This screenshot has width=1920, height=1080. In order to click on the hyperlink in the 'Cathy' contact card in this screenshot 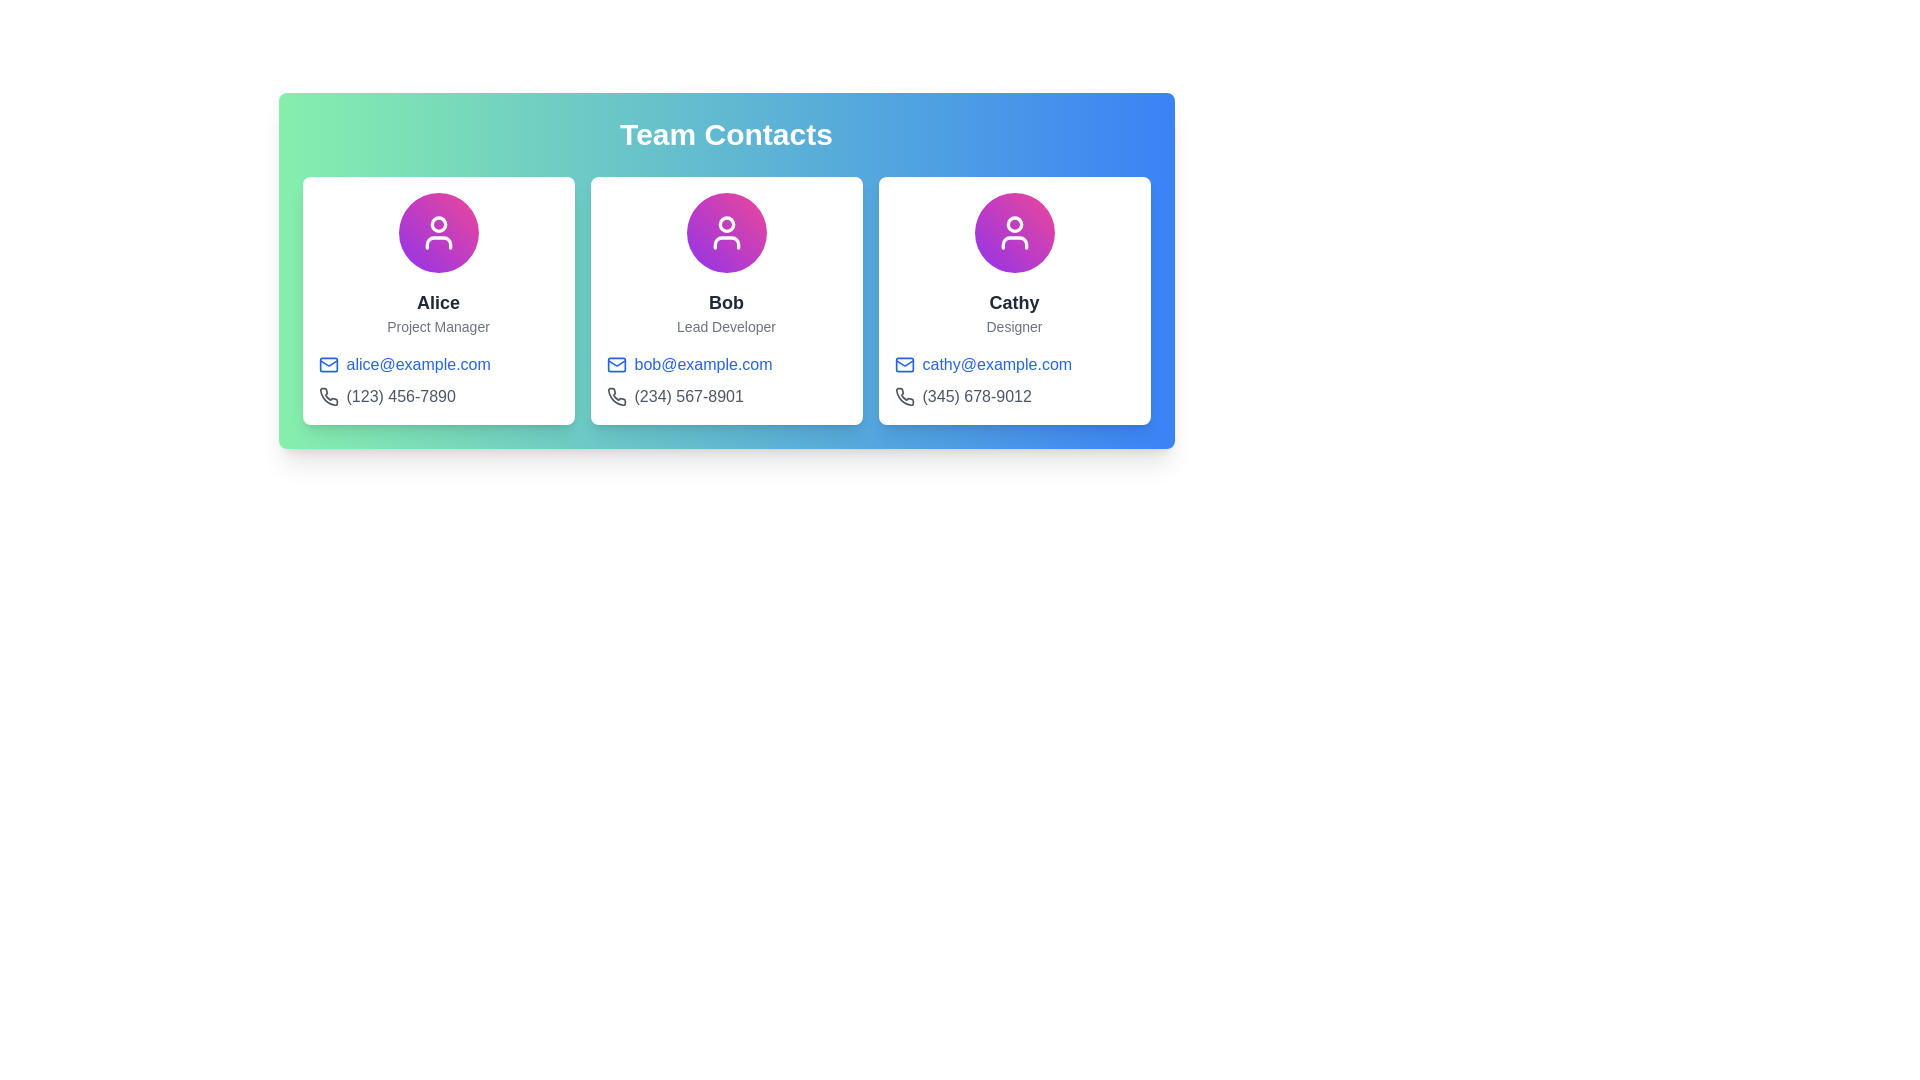, I will do `click(1014, 365)`.